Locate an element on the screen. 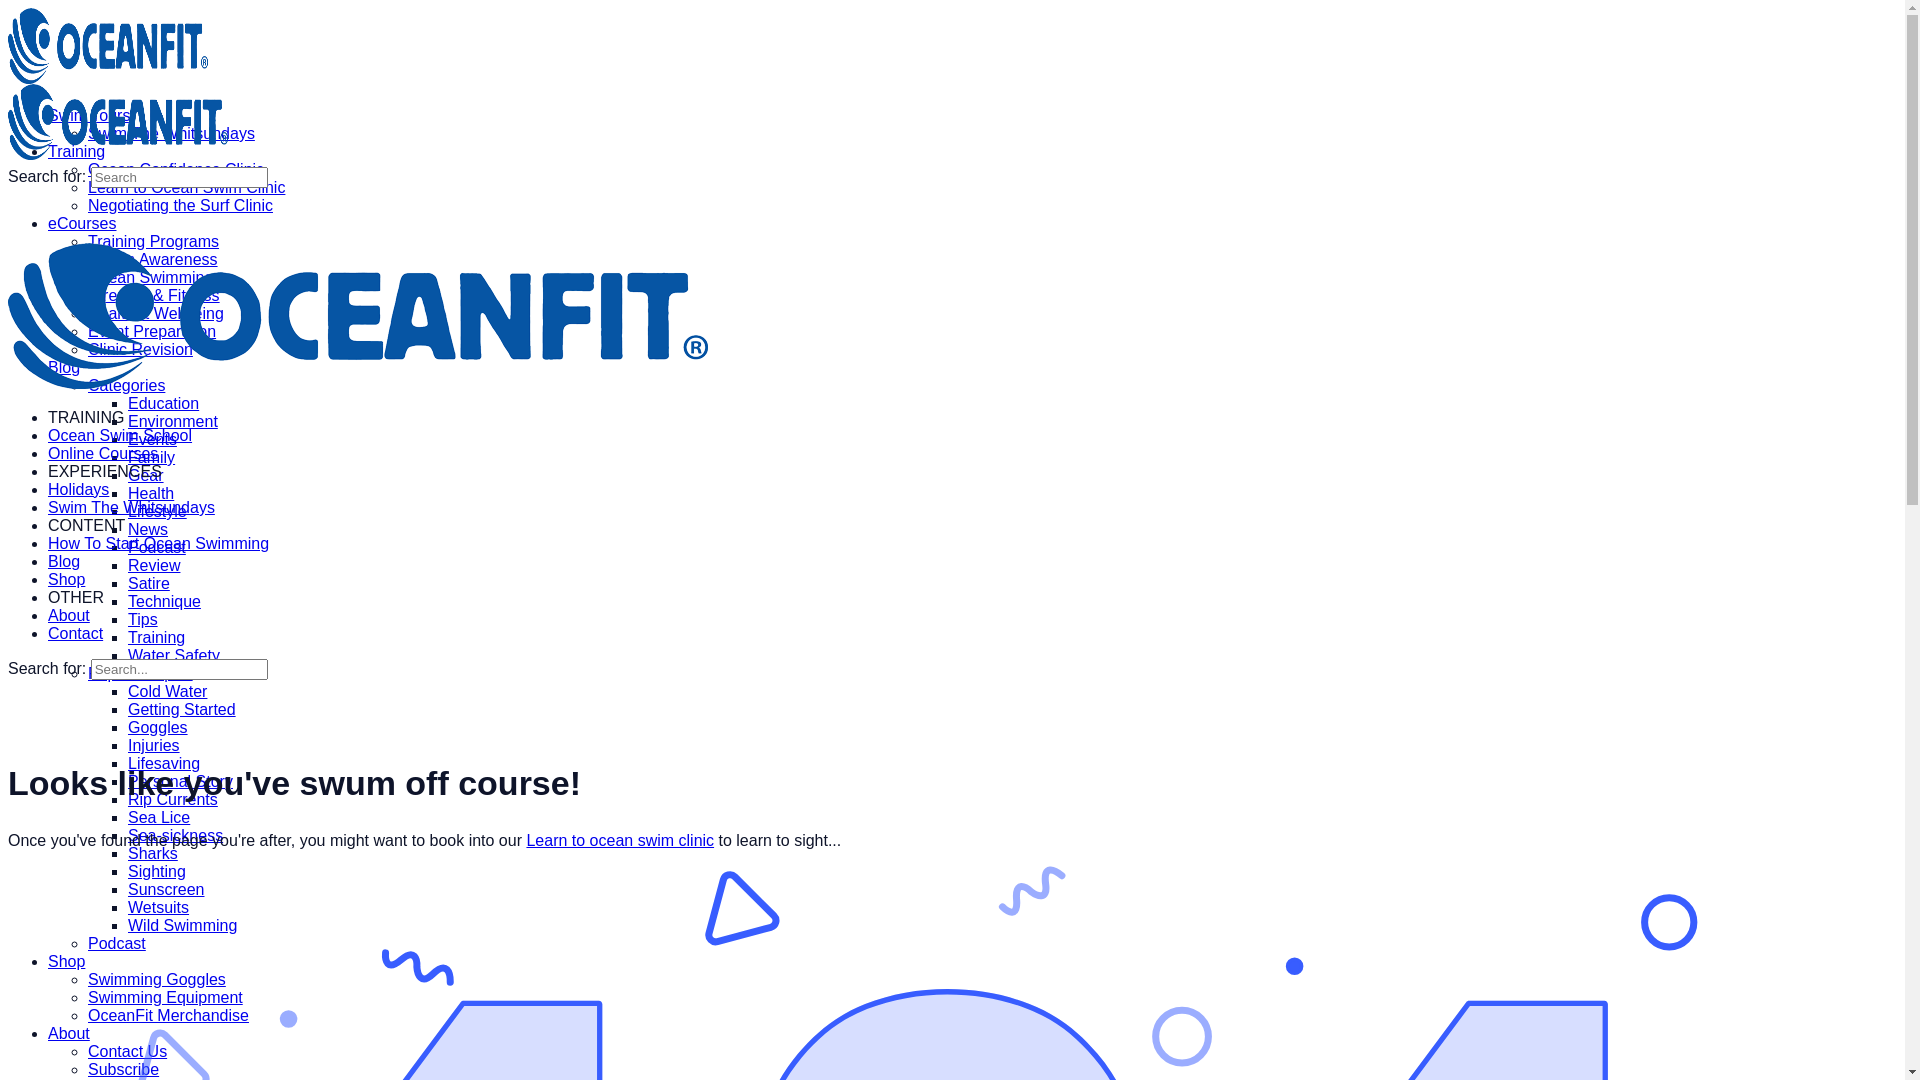  'Event Preparation' is located at coordinates (151, 330).